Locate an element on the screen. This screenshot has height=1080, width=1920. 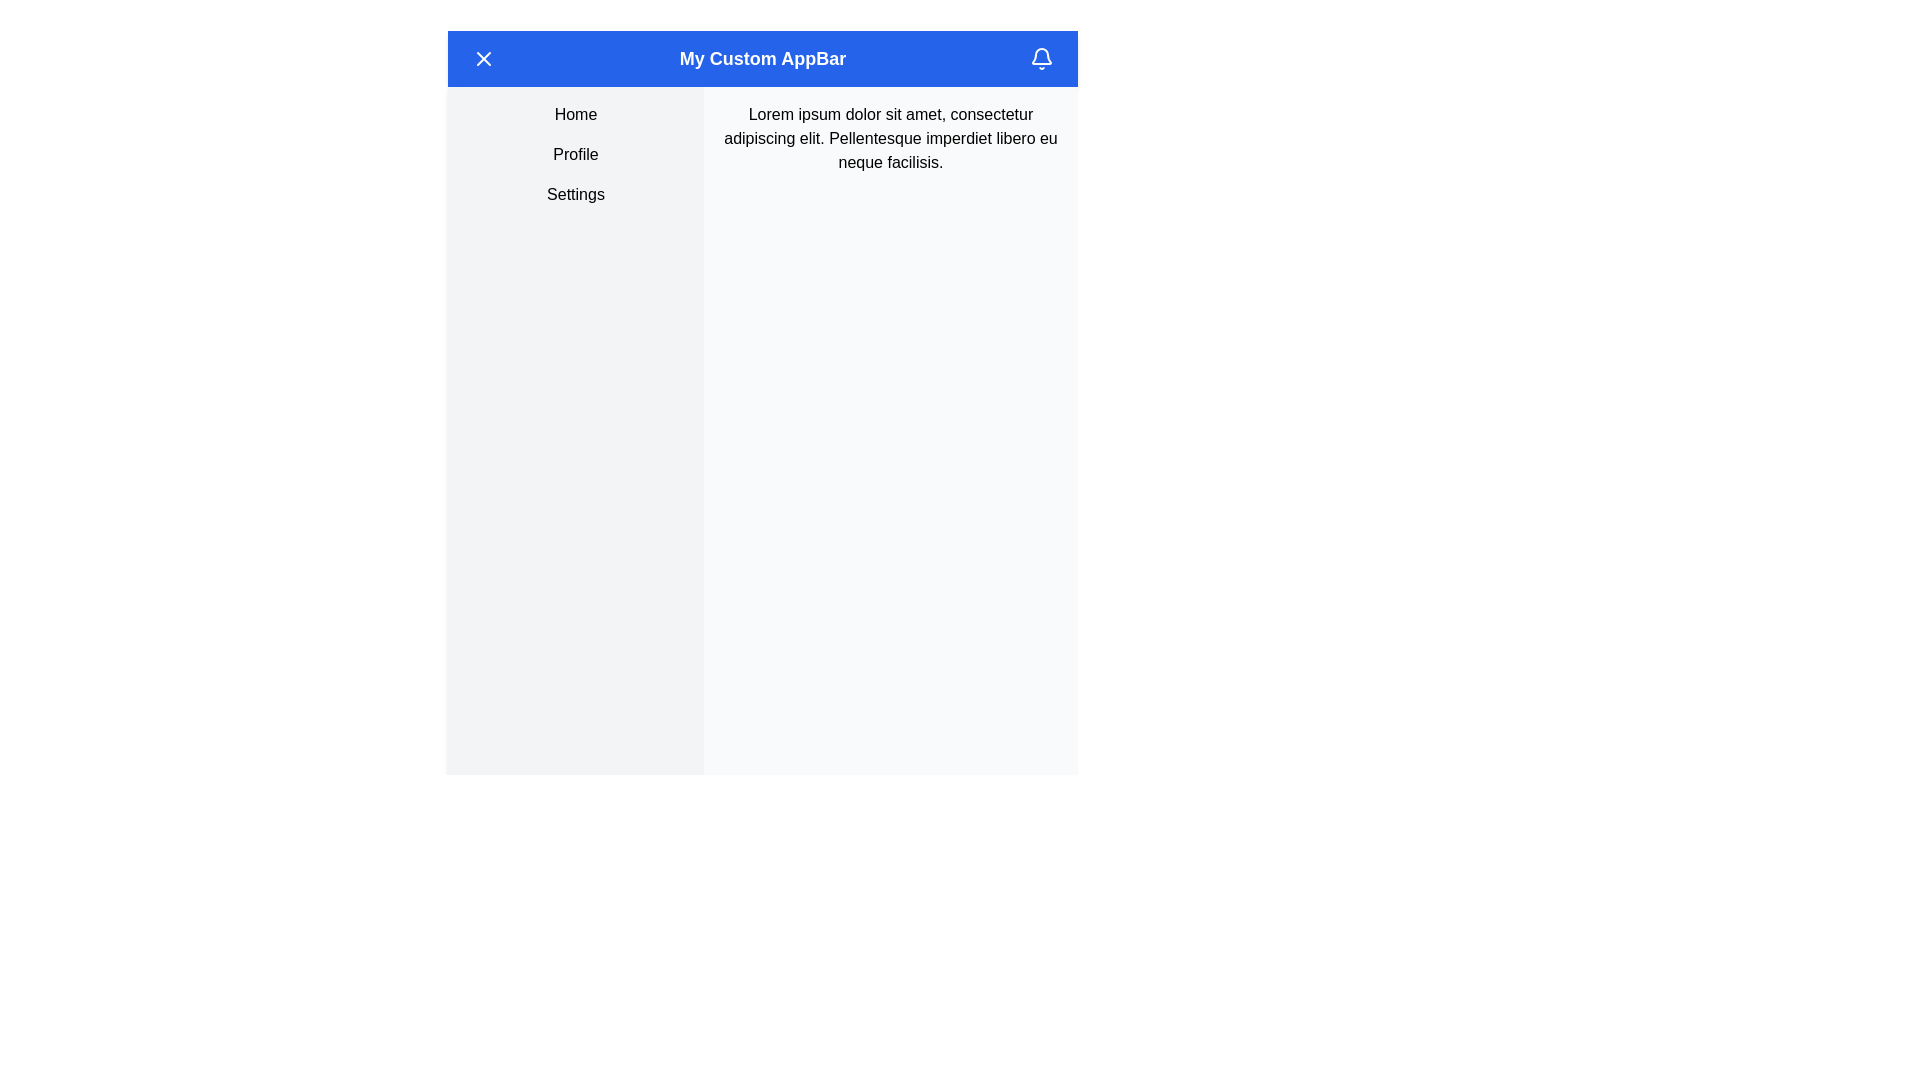
the blue square button containing an 'X' icon located on the far left of the app bar is located at coordinates (484, 57).